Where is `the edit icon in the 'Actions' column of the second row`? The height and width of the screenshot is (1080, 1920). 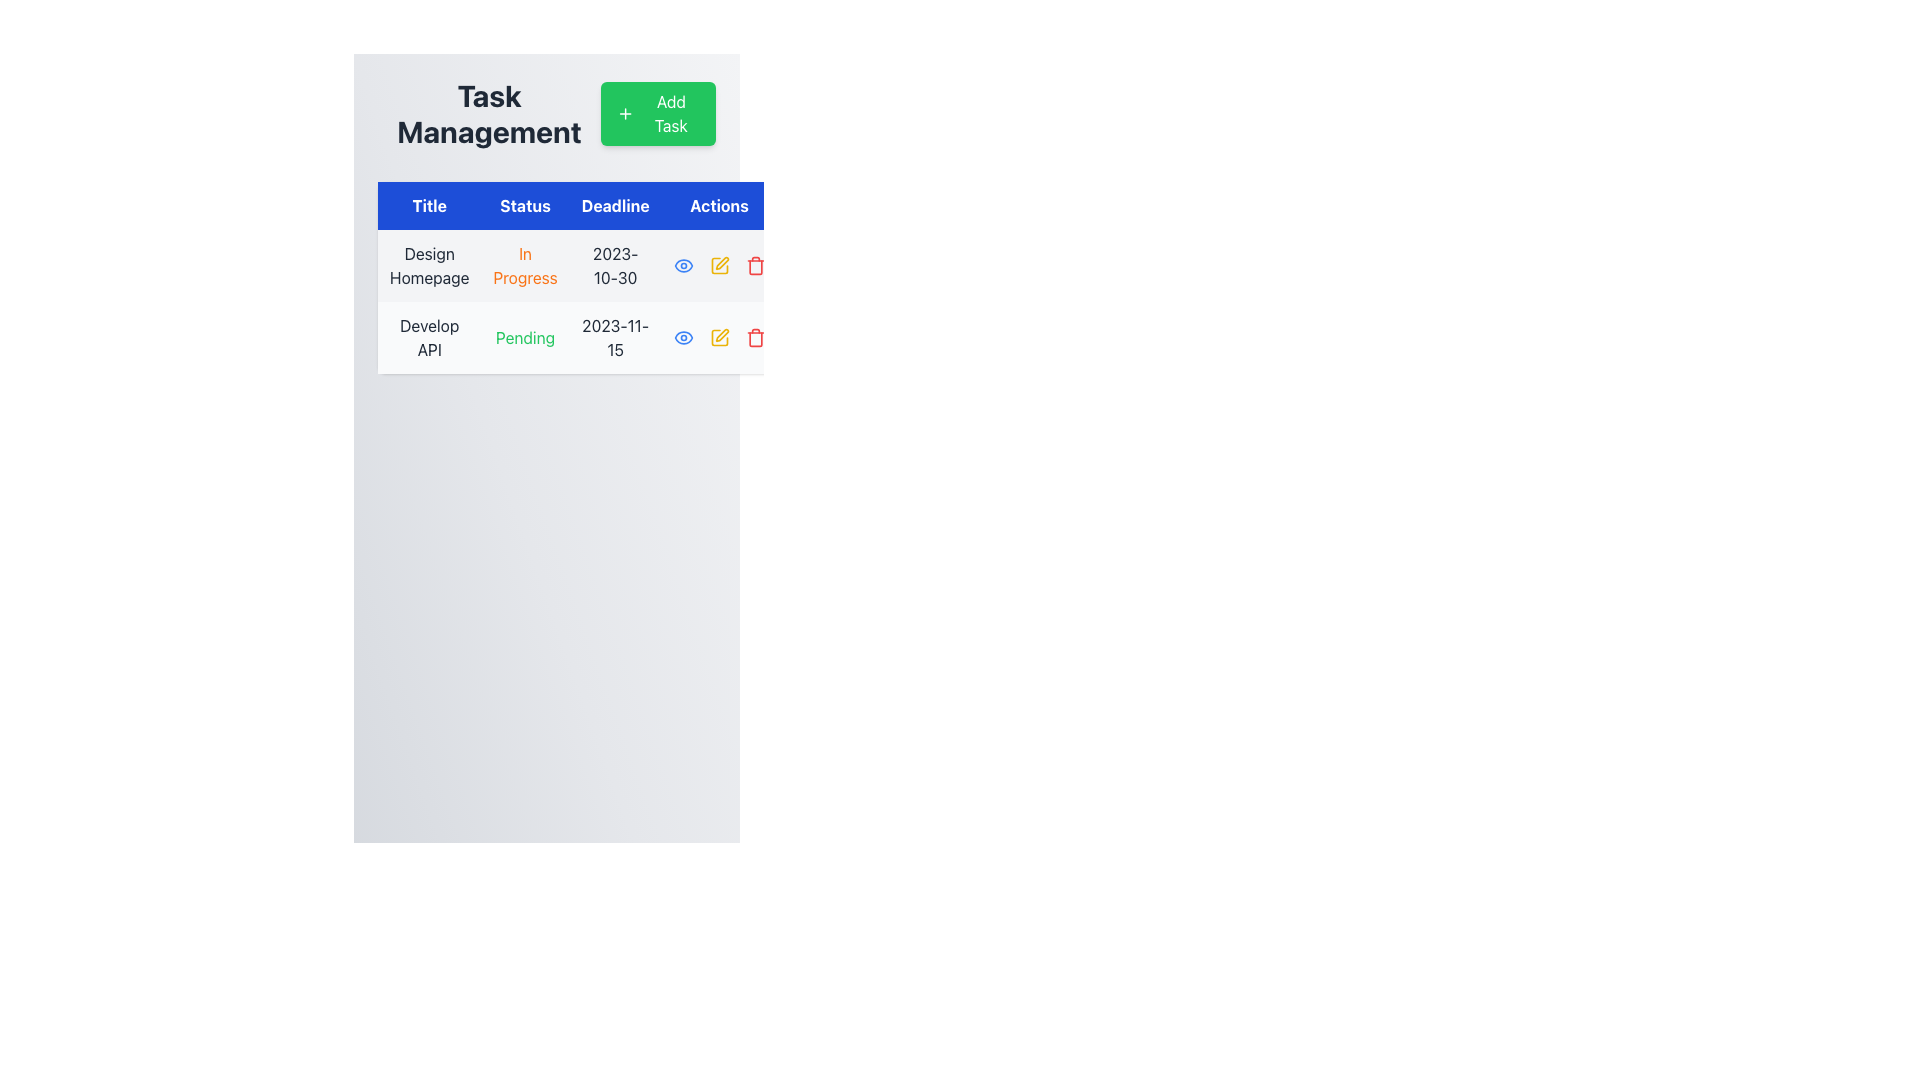 the edit icon in the 'Actions' column of the second row is located at coordinates (719, 265).